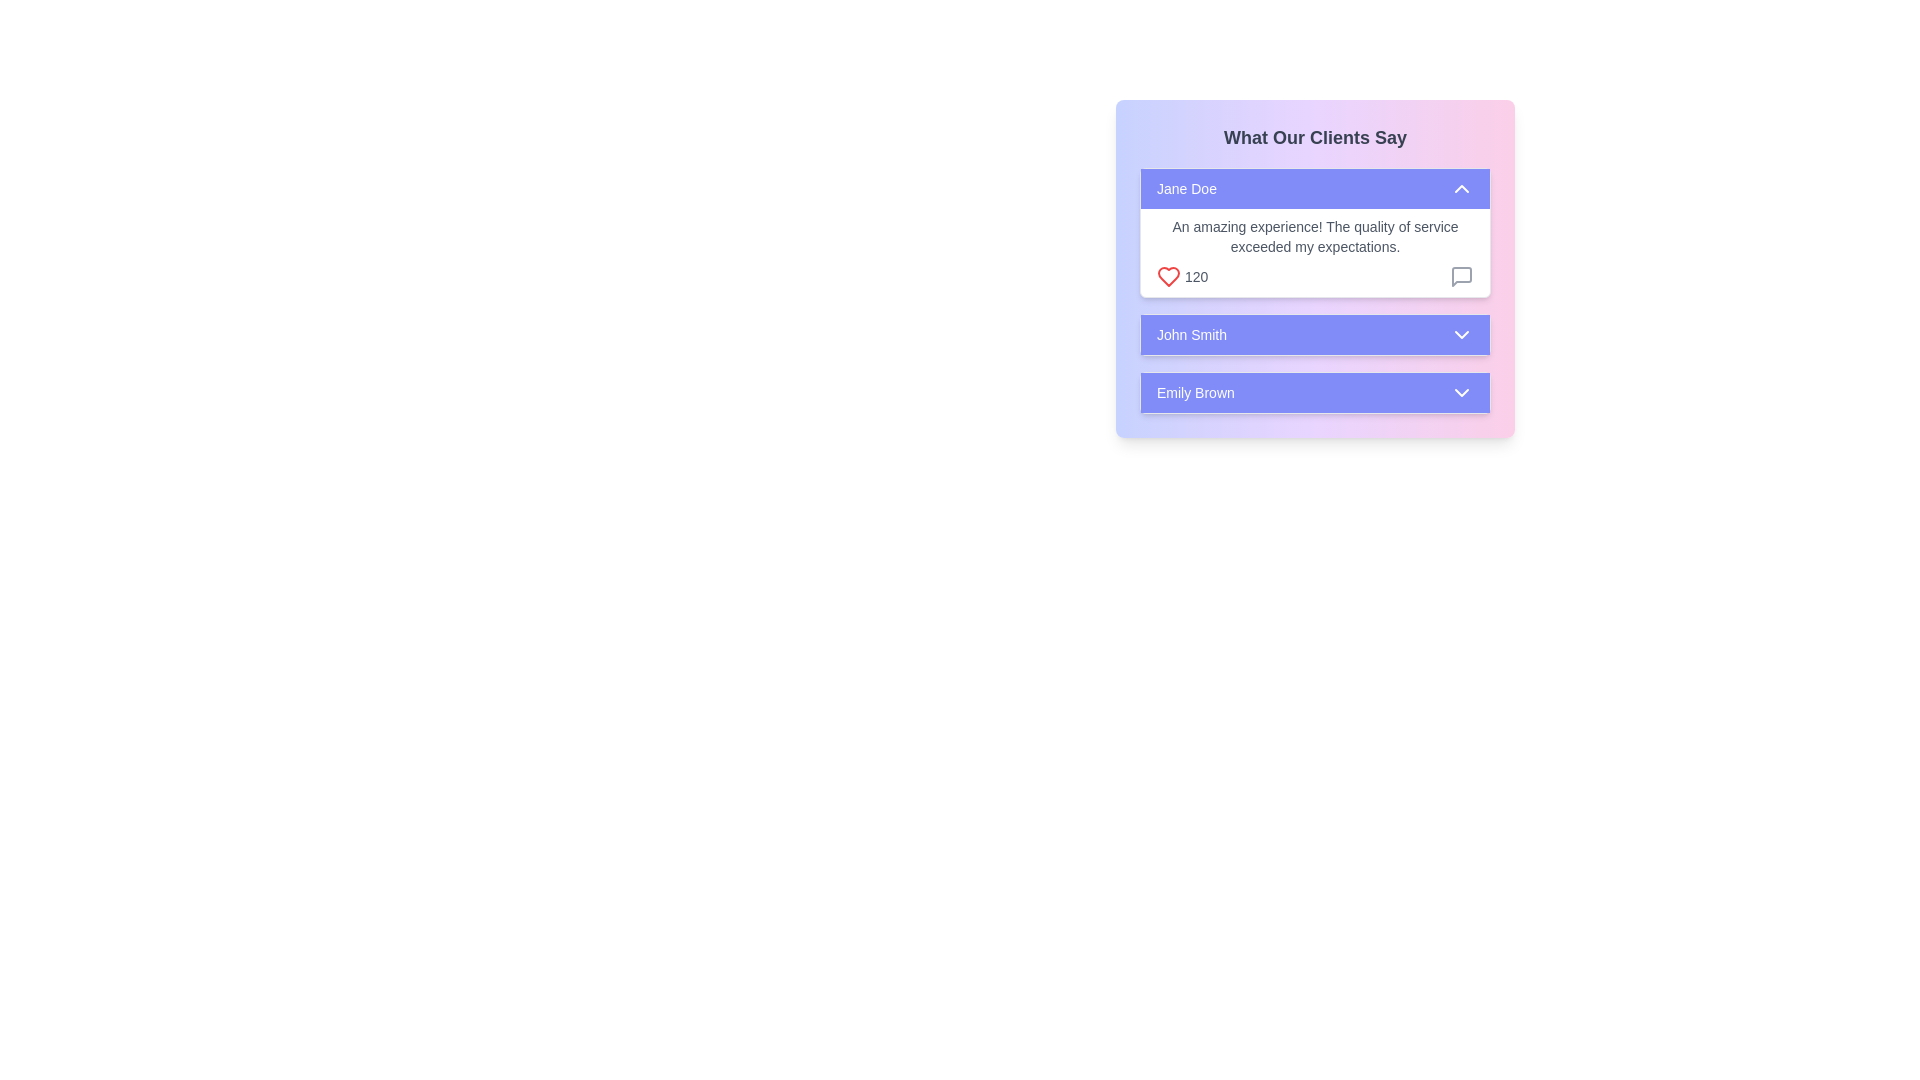 This screenshot has width=1920, height=1080. I want to click on the Header Text element displaying 'What Our Clients Say' which is styled in bold and dark gray on a gradient background, located at the top center of the client testimonials section, so click(1315, 137).